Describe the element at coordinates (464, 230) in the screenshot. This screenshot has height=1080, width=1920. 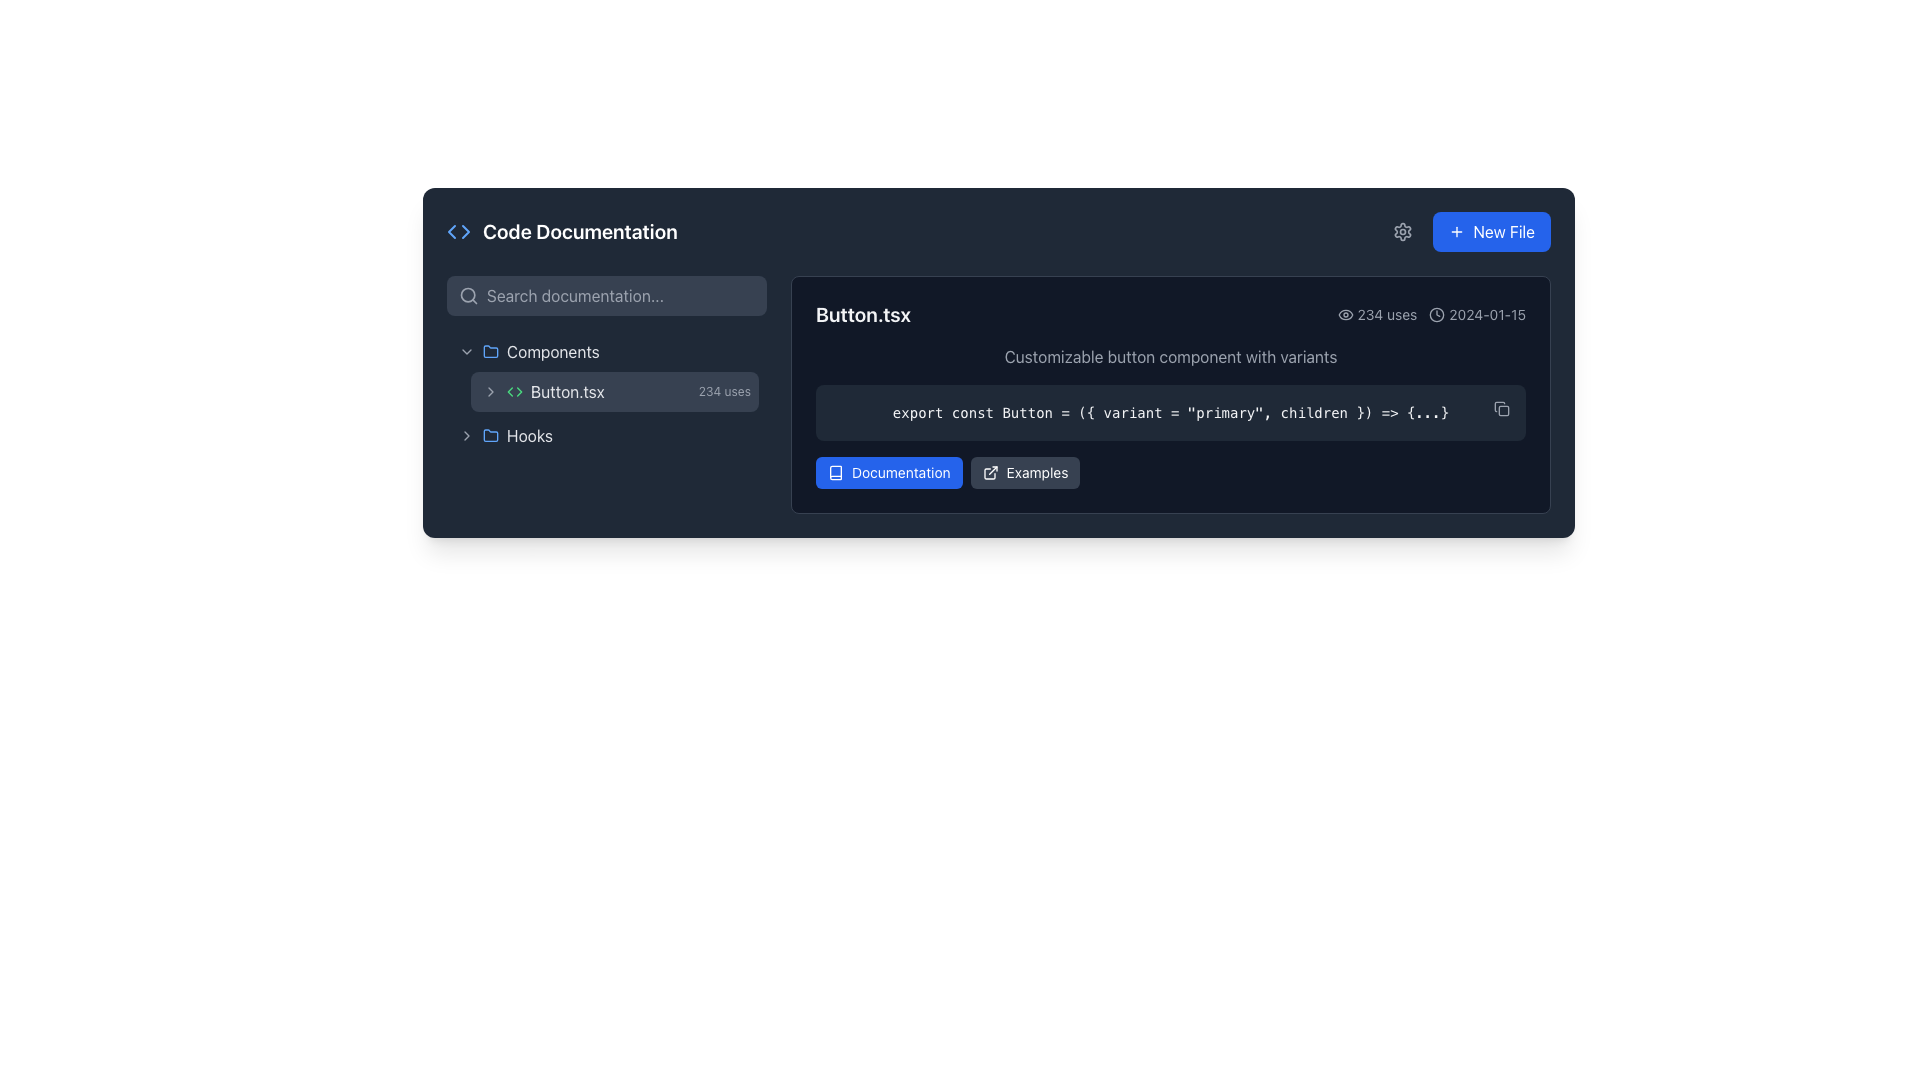
I see `the right-side part of the arrow icon located in the top left section of the interface` at that location.